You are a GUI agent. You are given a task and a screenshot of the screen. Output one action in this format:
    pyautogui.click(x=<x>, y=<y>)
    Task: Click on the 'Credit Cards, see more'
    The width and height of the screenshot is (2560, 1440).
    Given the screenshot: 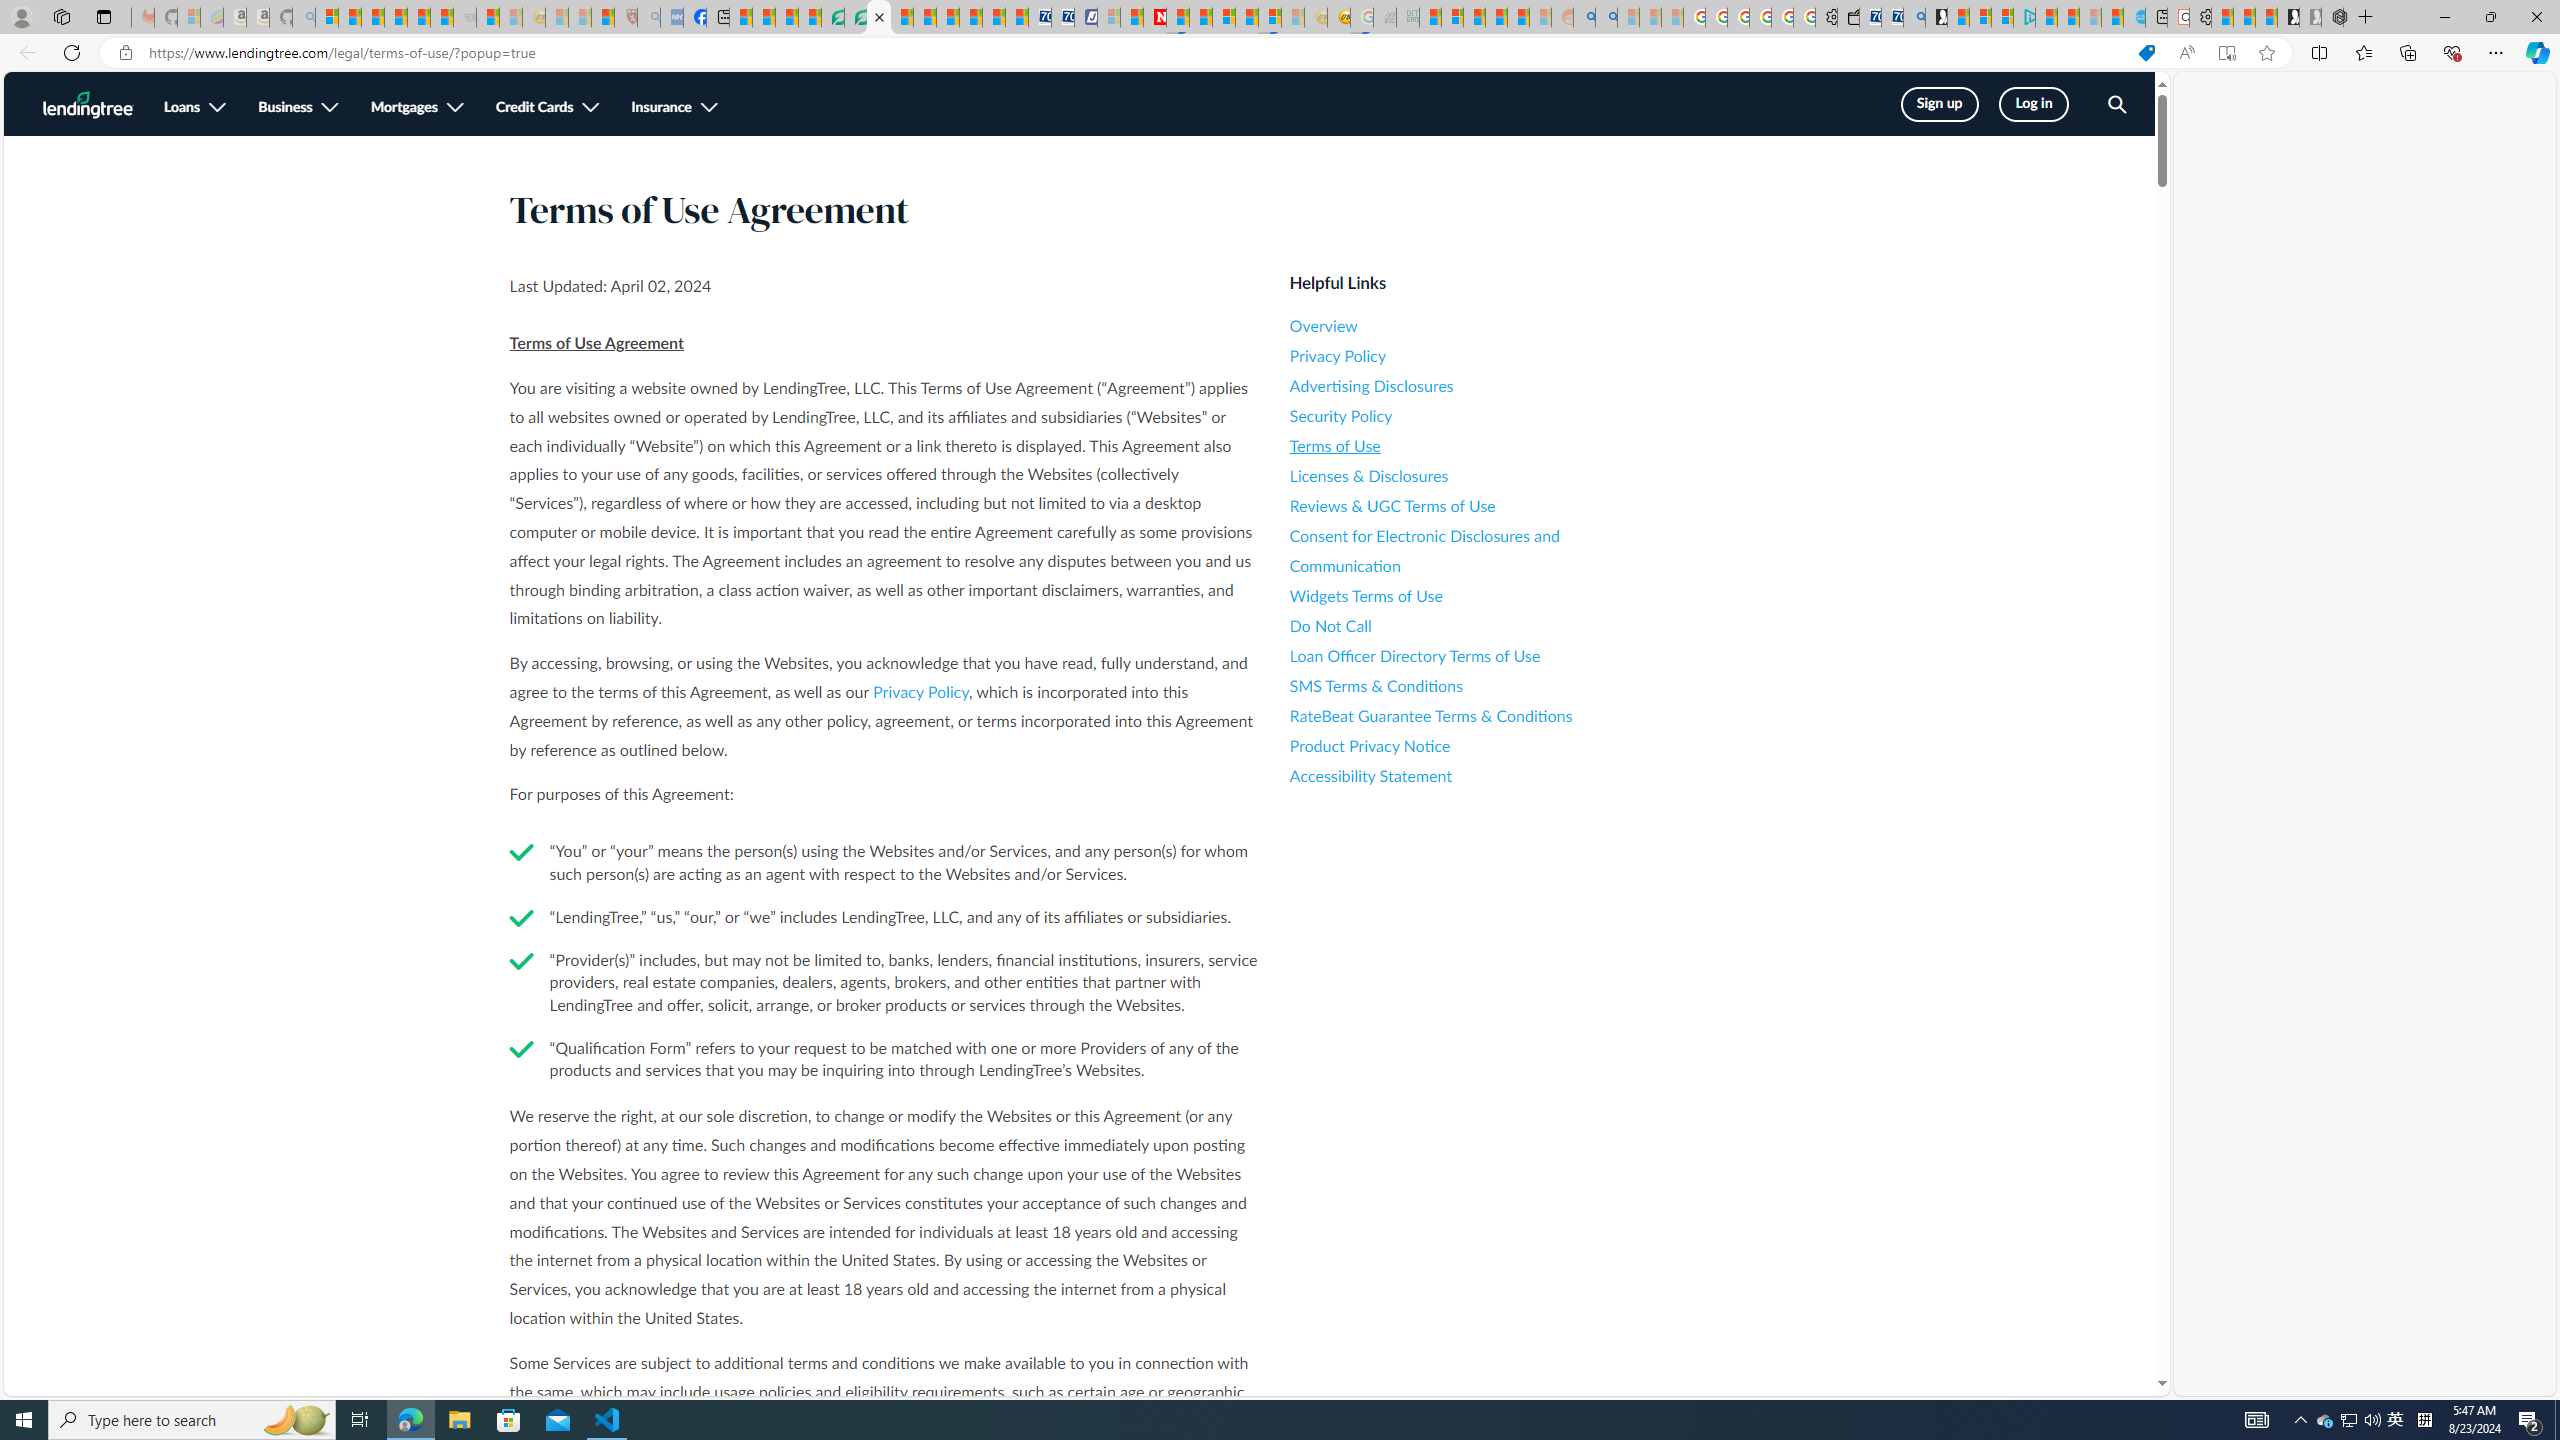 What is the action you would take?
    pyautogui.click(x=546, y=107)
    